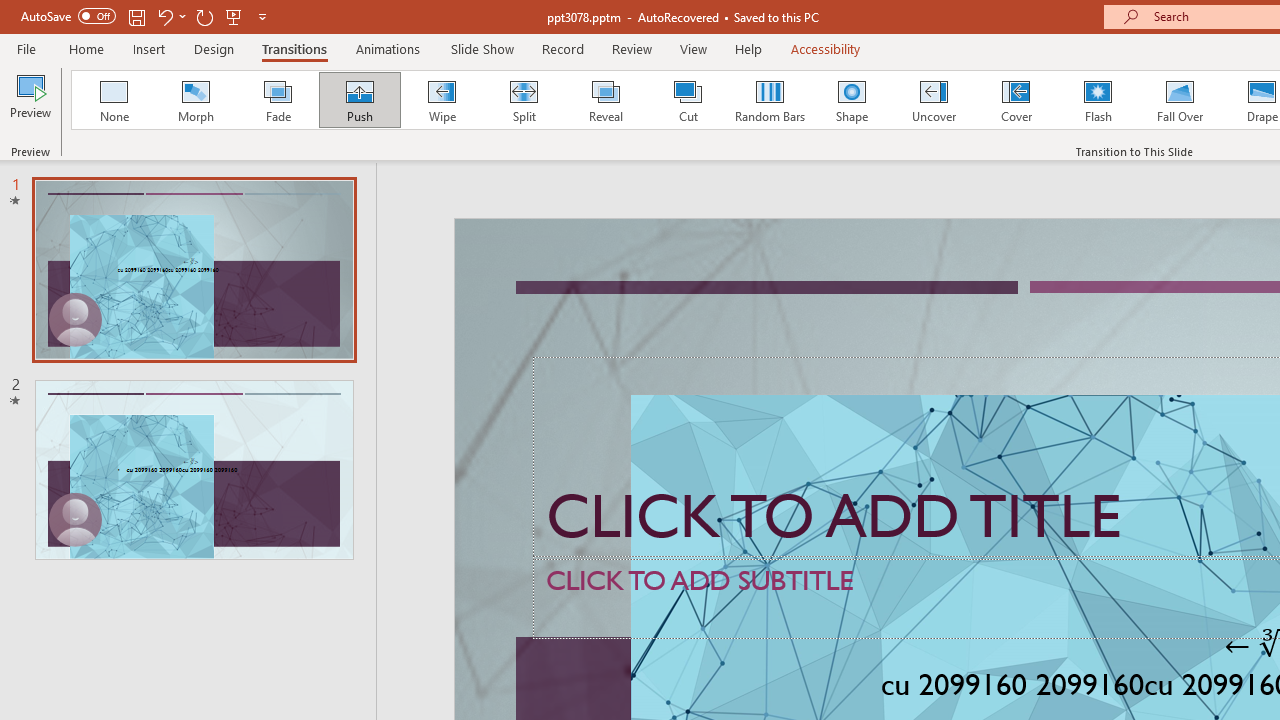  Describe the element at coordinates (195, 100) in the screenshot. I see `'Morph'` at that location.